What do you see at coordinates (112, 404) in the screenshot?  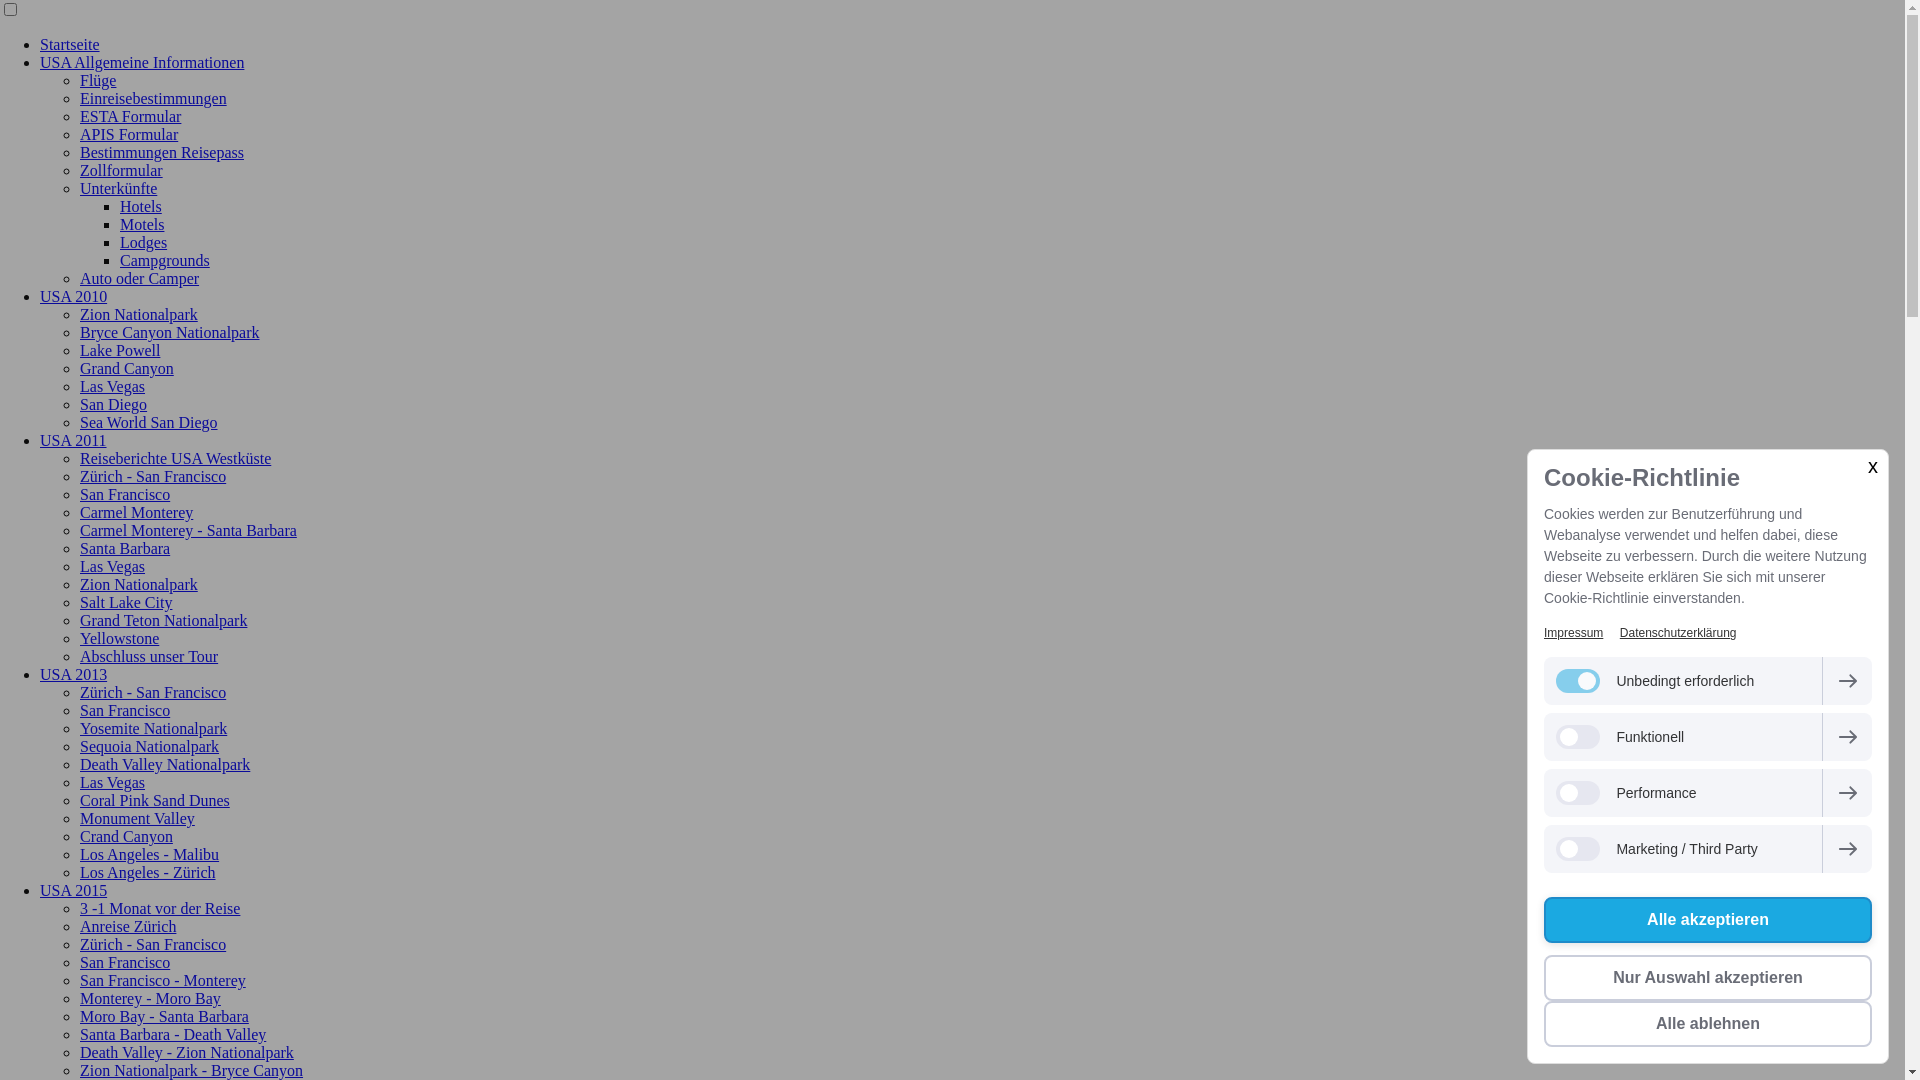 I see `'San Diego'` at bounding box center [112, 404].